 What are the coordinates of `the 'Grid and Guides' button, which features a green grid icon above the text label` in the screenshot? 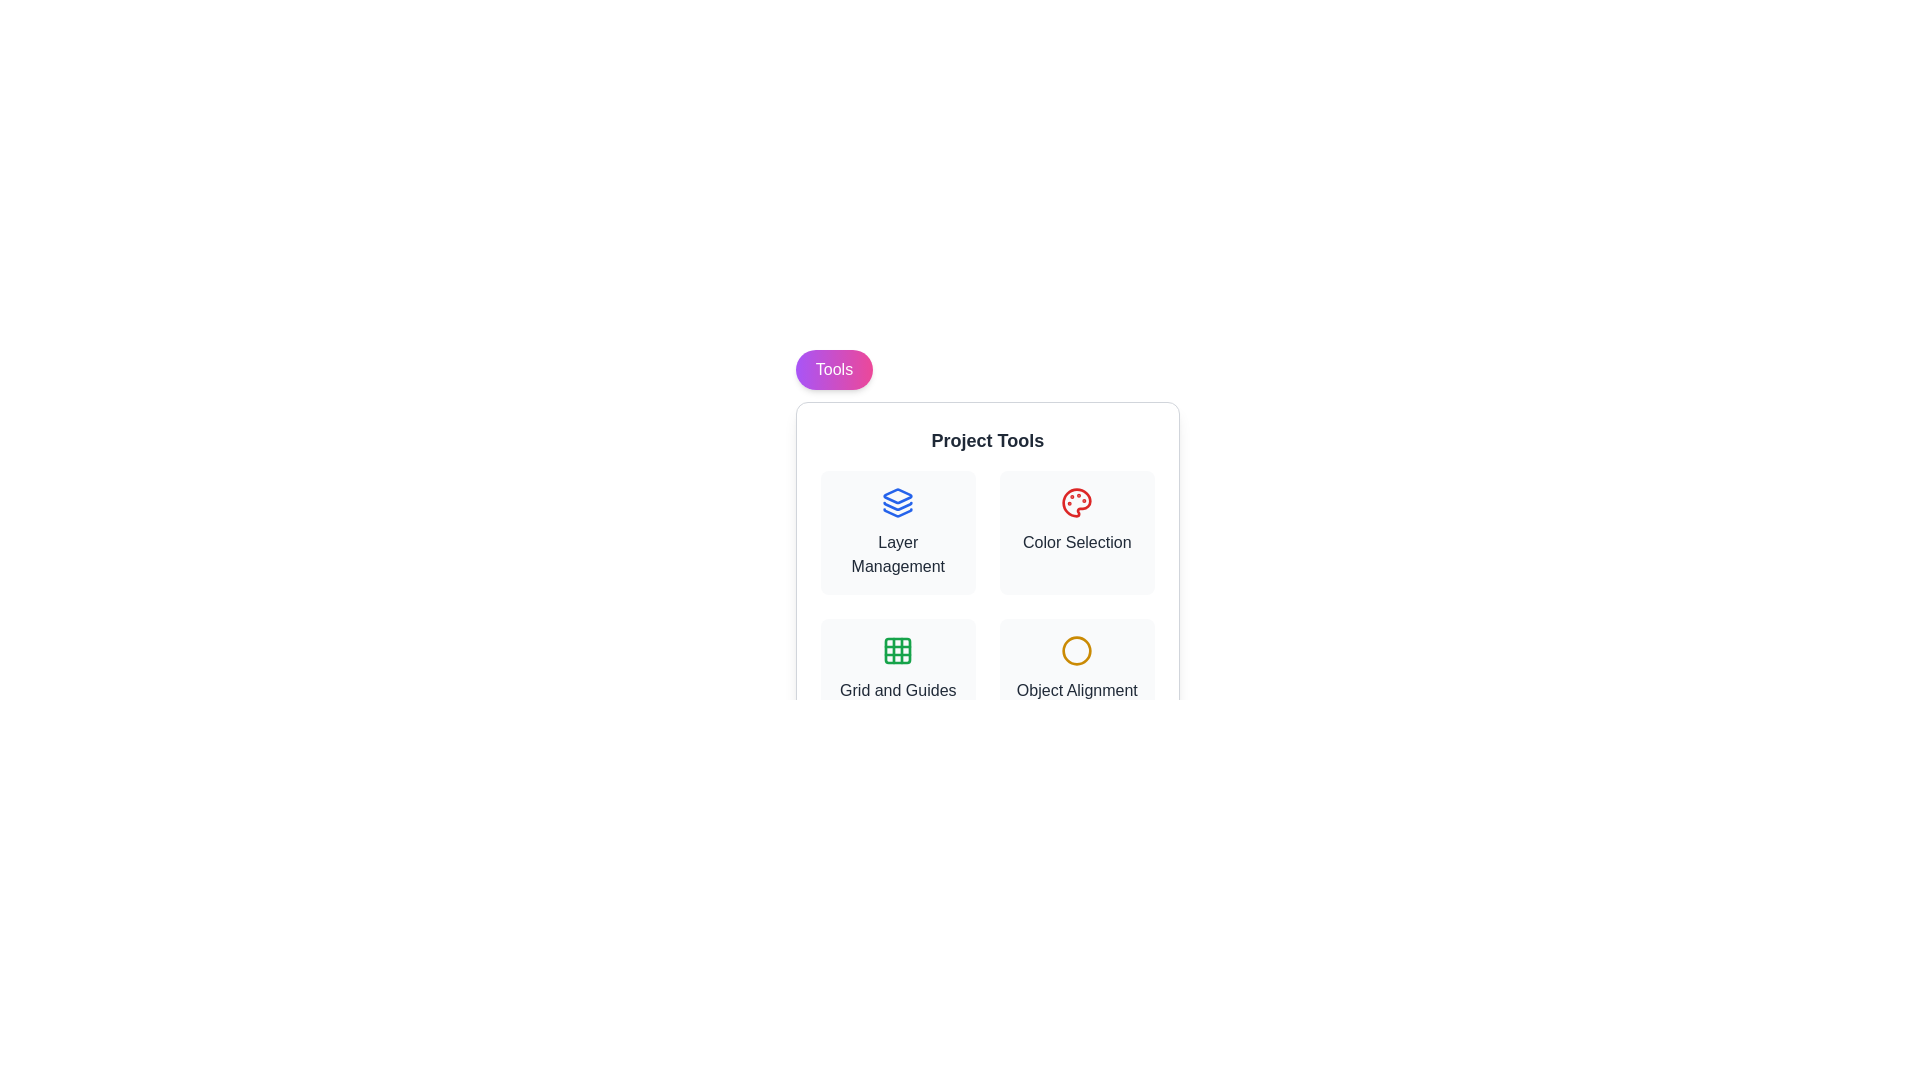 It's located at (897, 668).